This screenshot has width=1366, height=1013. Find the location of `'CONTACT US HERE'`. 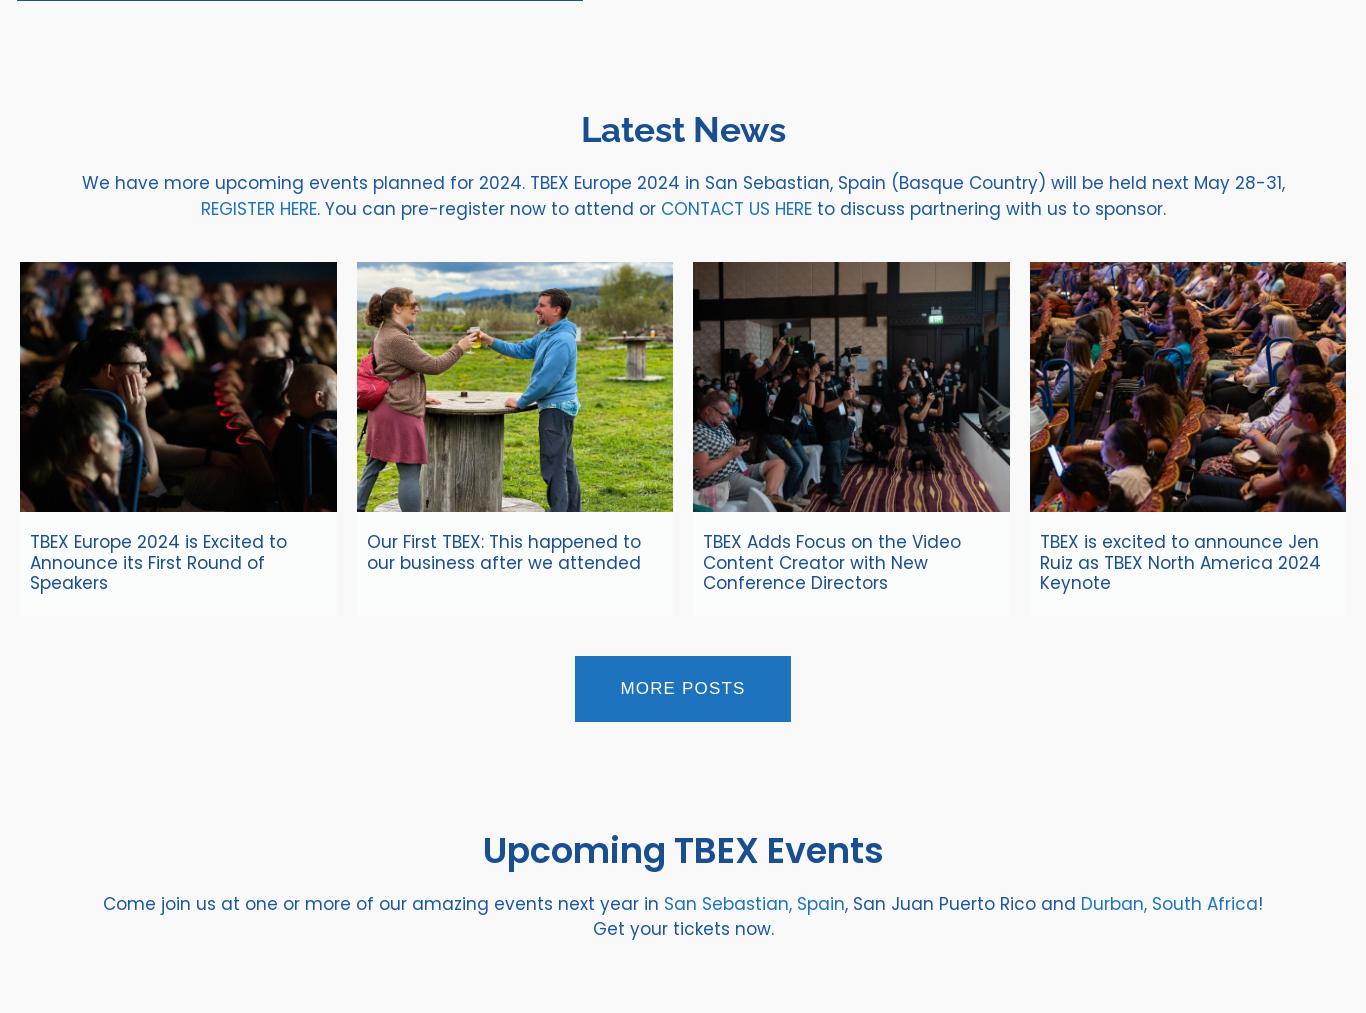

'CONTACT US HERE' is located at coordinates (735, 206).